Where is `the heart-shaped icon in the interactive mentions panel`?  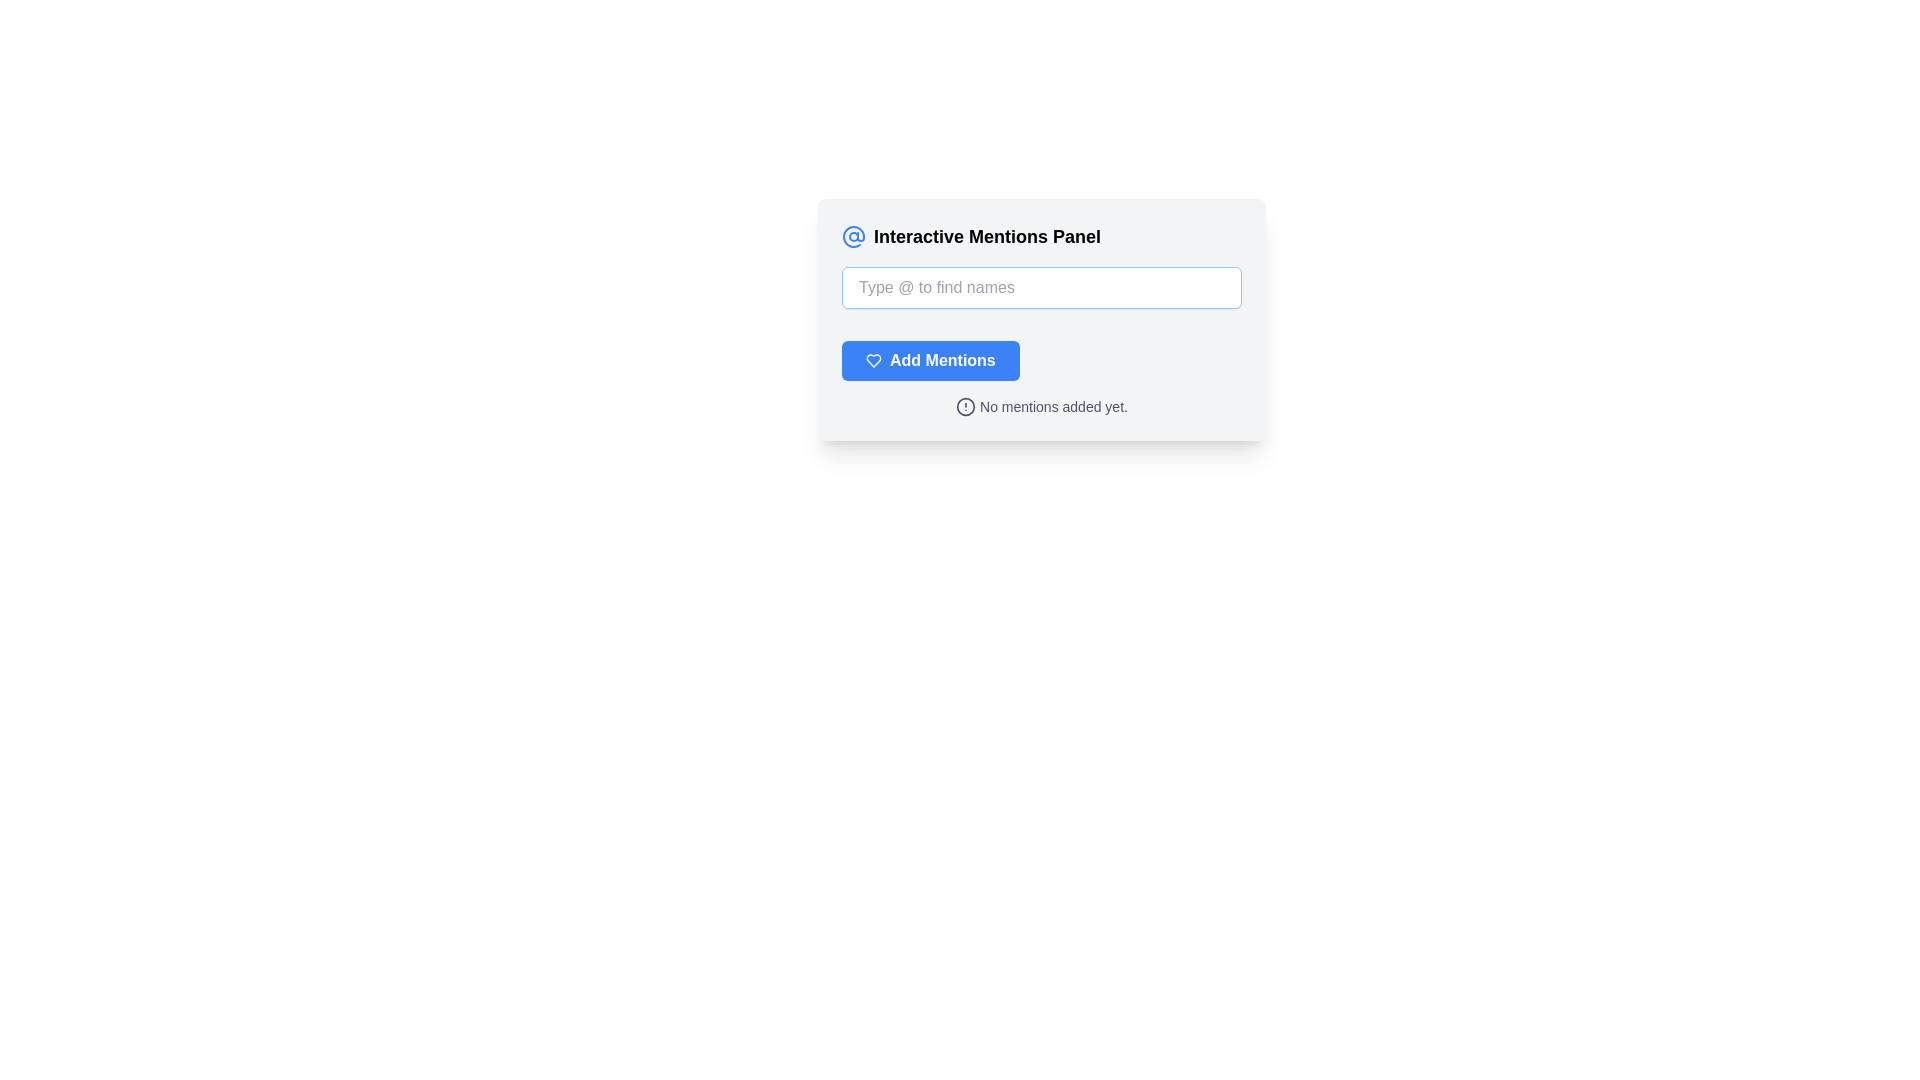 the heart-shaped icon in the interactive mentions panel is located at coordinates (873, 361).